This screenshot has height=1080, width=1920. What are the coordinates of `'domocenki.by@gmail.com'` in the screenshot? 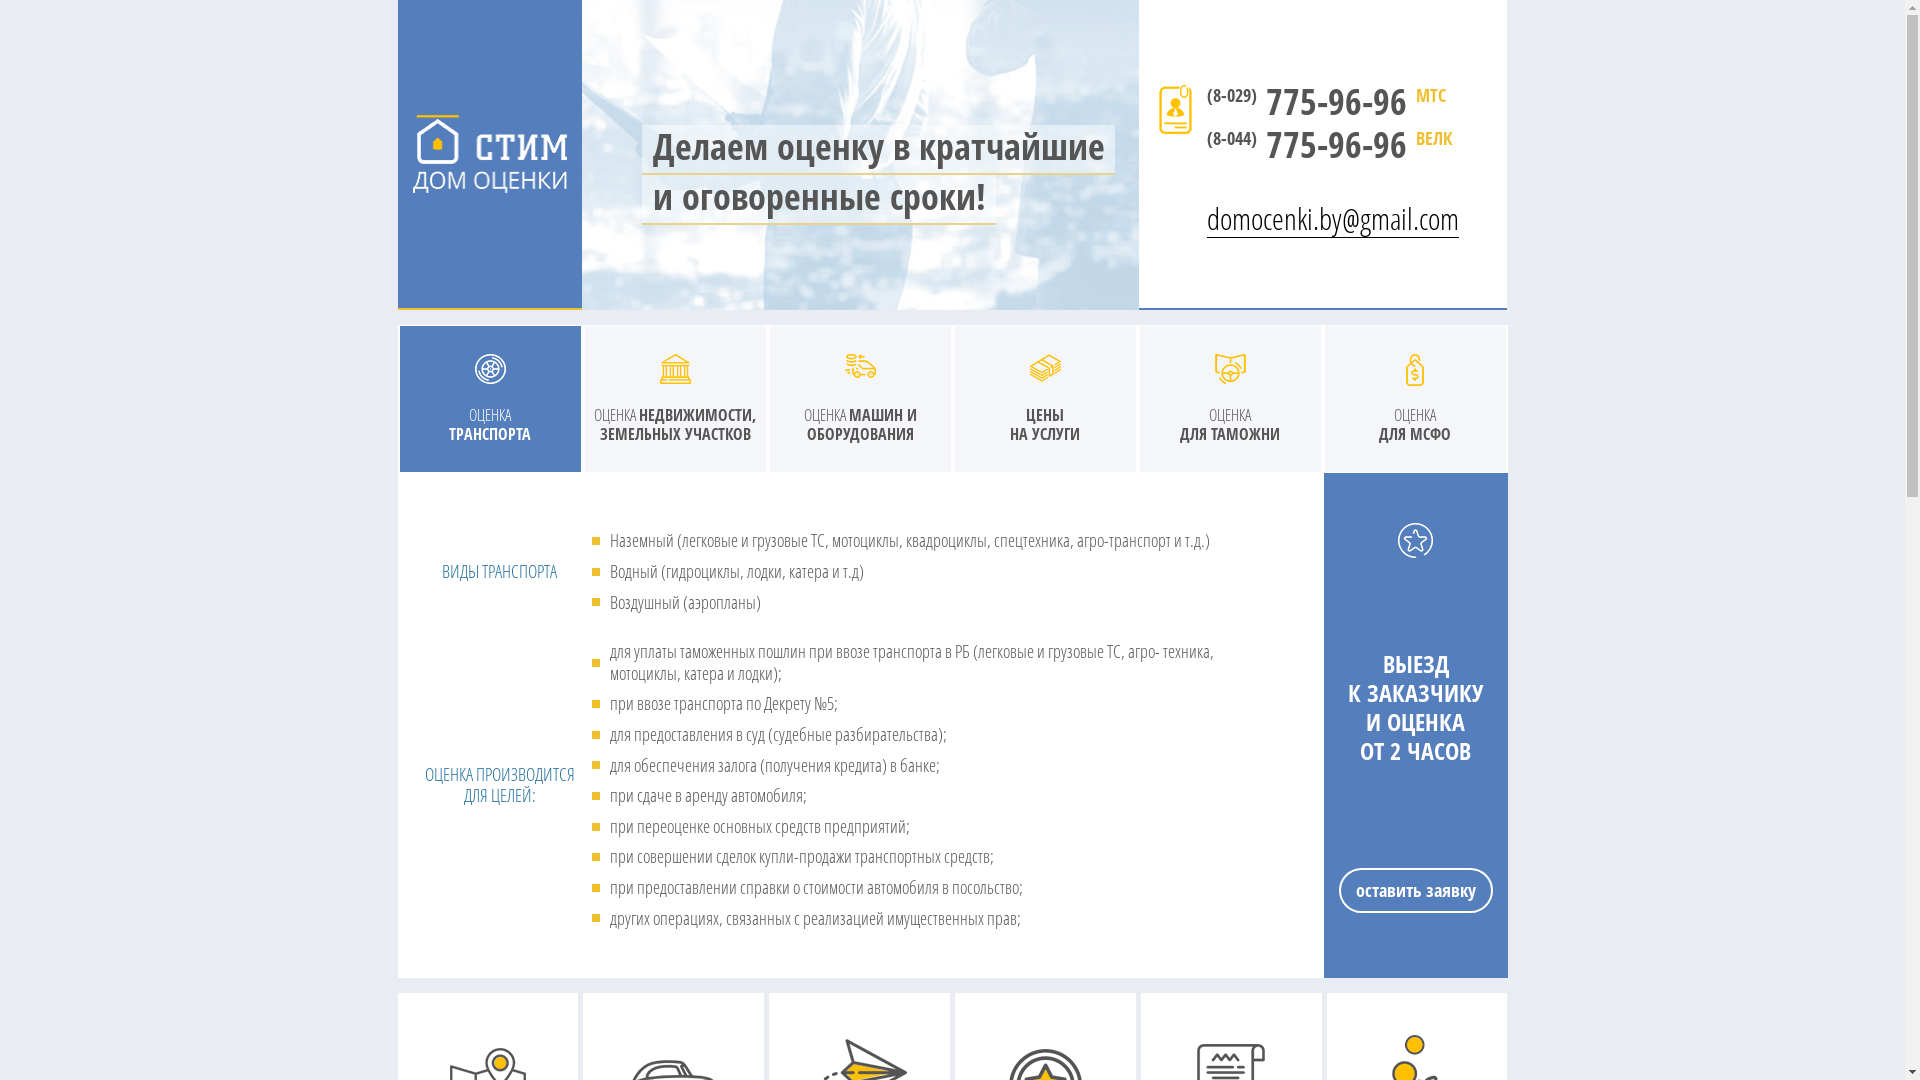 It's located at (1205, 204).